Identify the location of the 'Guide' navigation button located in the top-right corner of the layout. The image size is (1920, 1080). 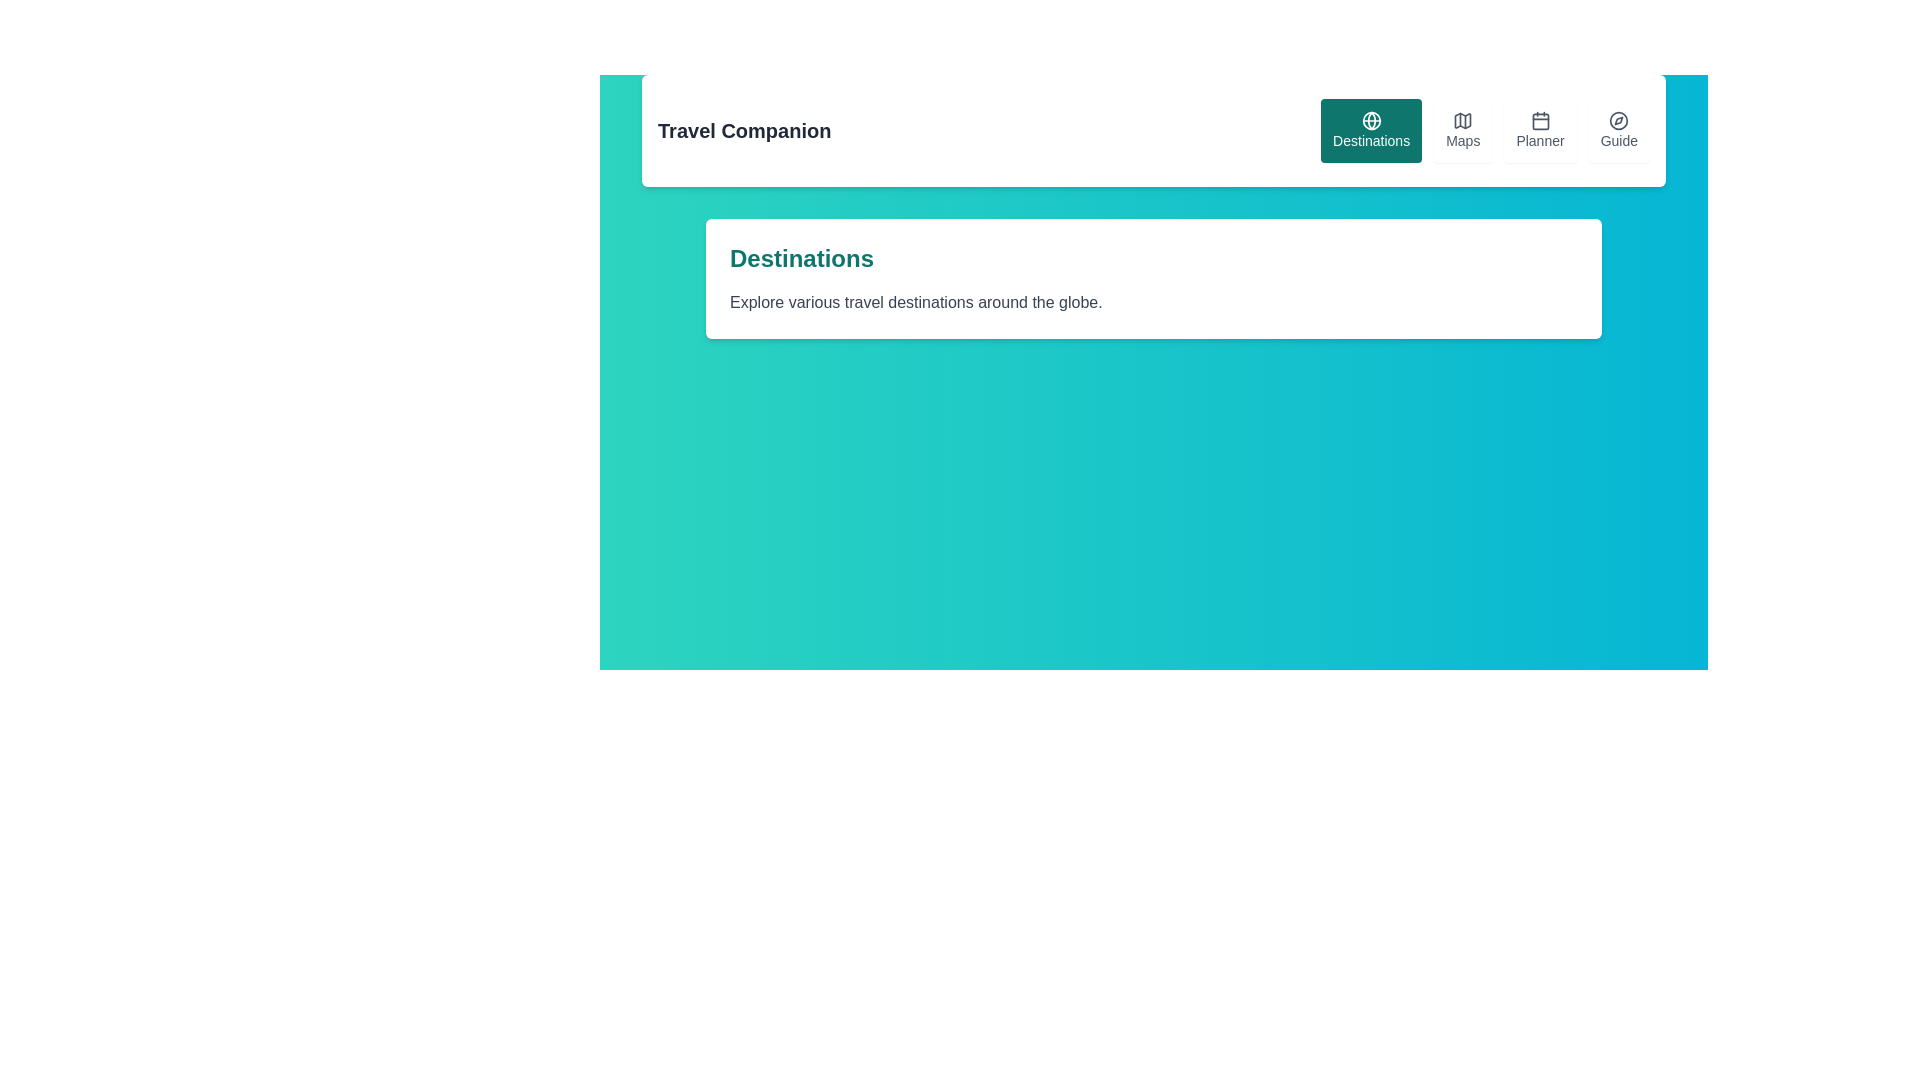
(1619, 140).